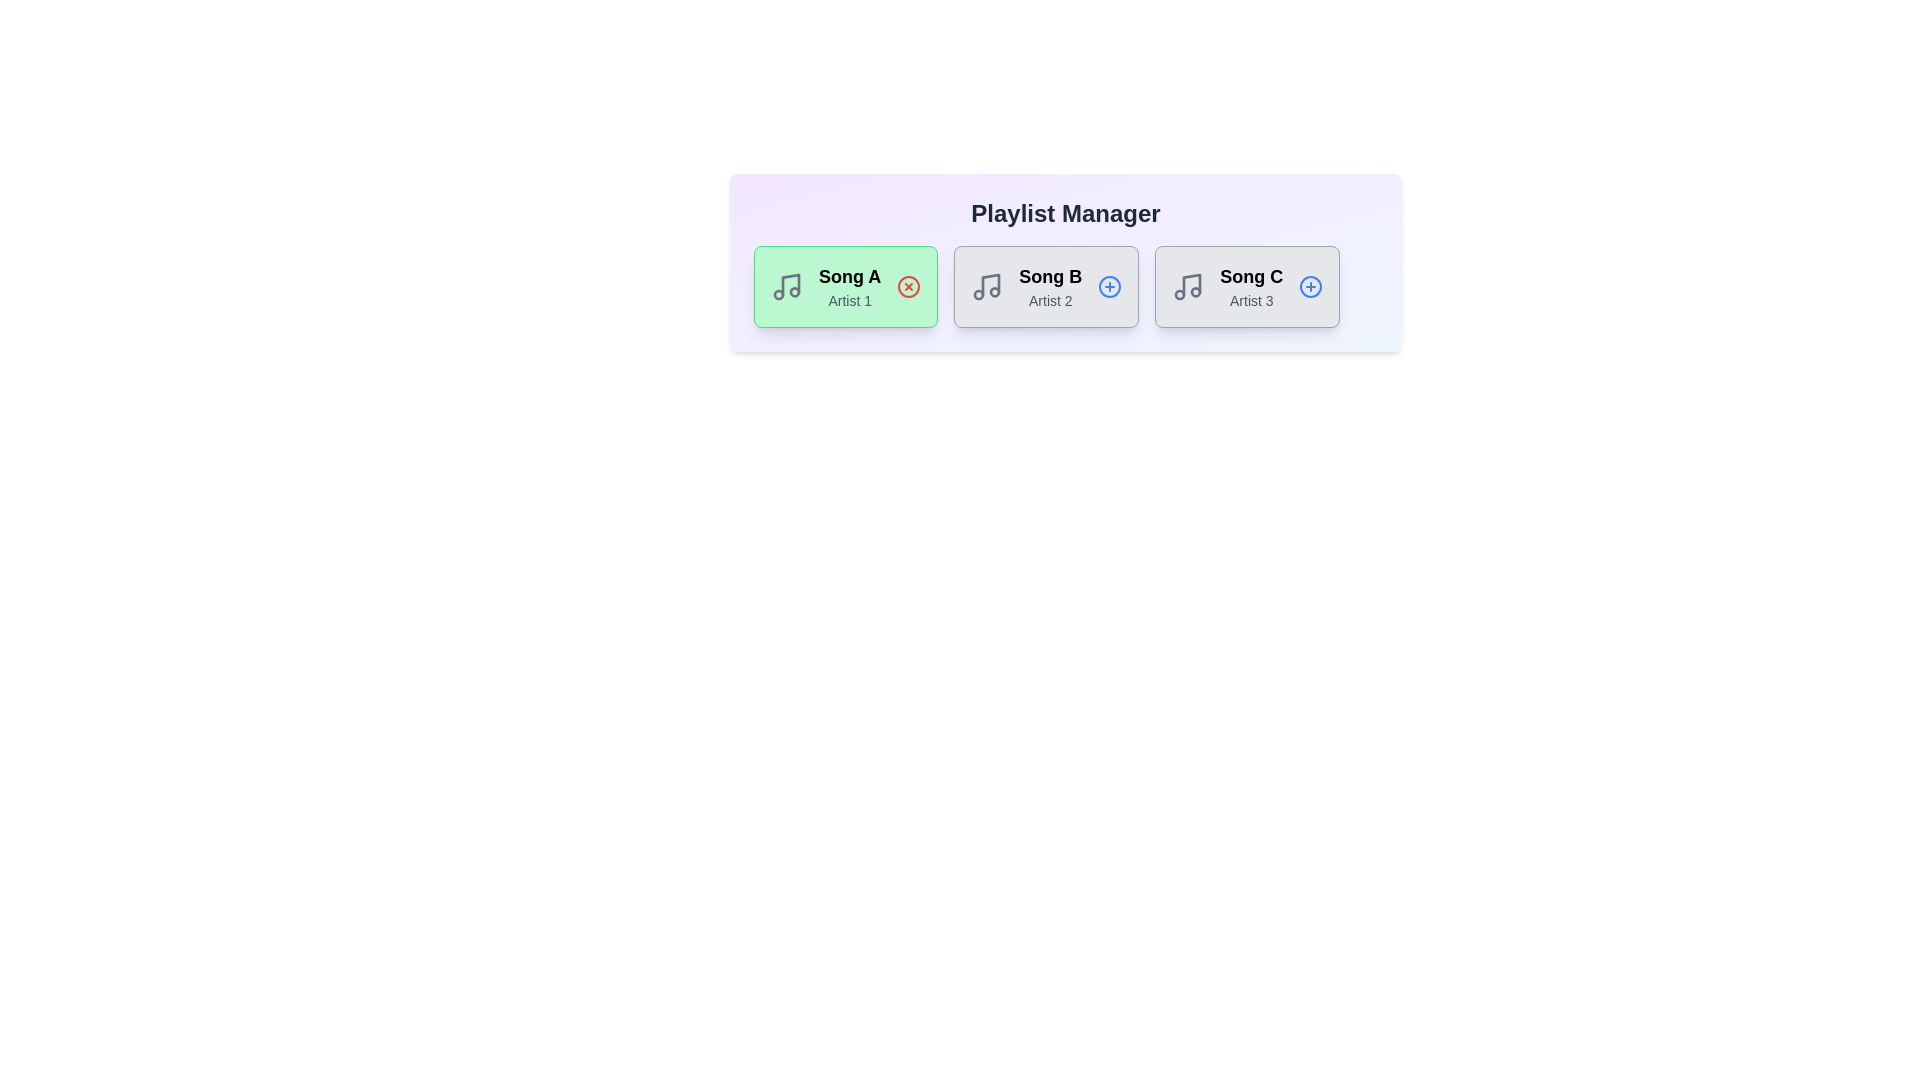 This screenshot has width=1920, height=1080. I want to click on add icon for the song titled Song B to add it to the playlist, so click(1109, 286).